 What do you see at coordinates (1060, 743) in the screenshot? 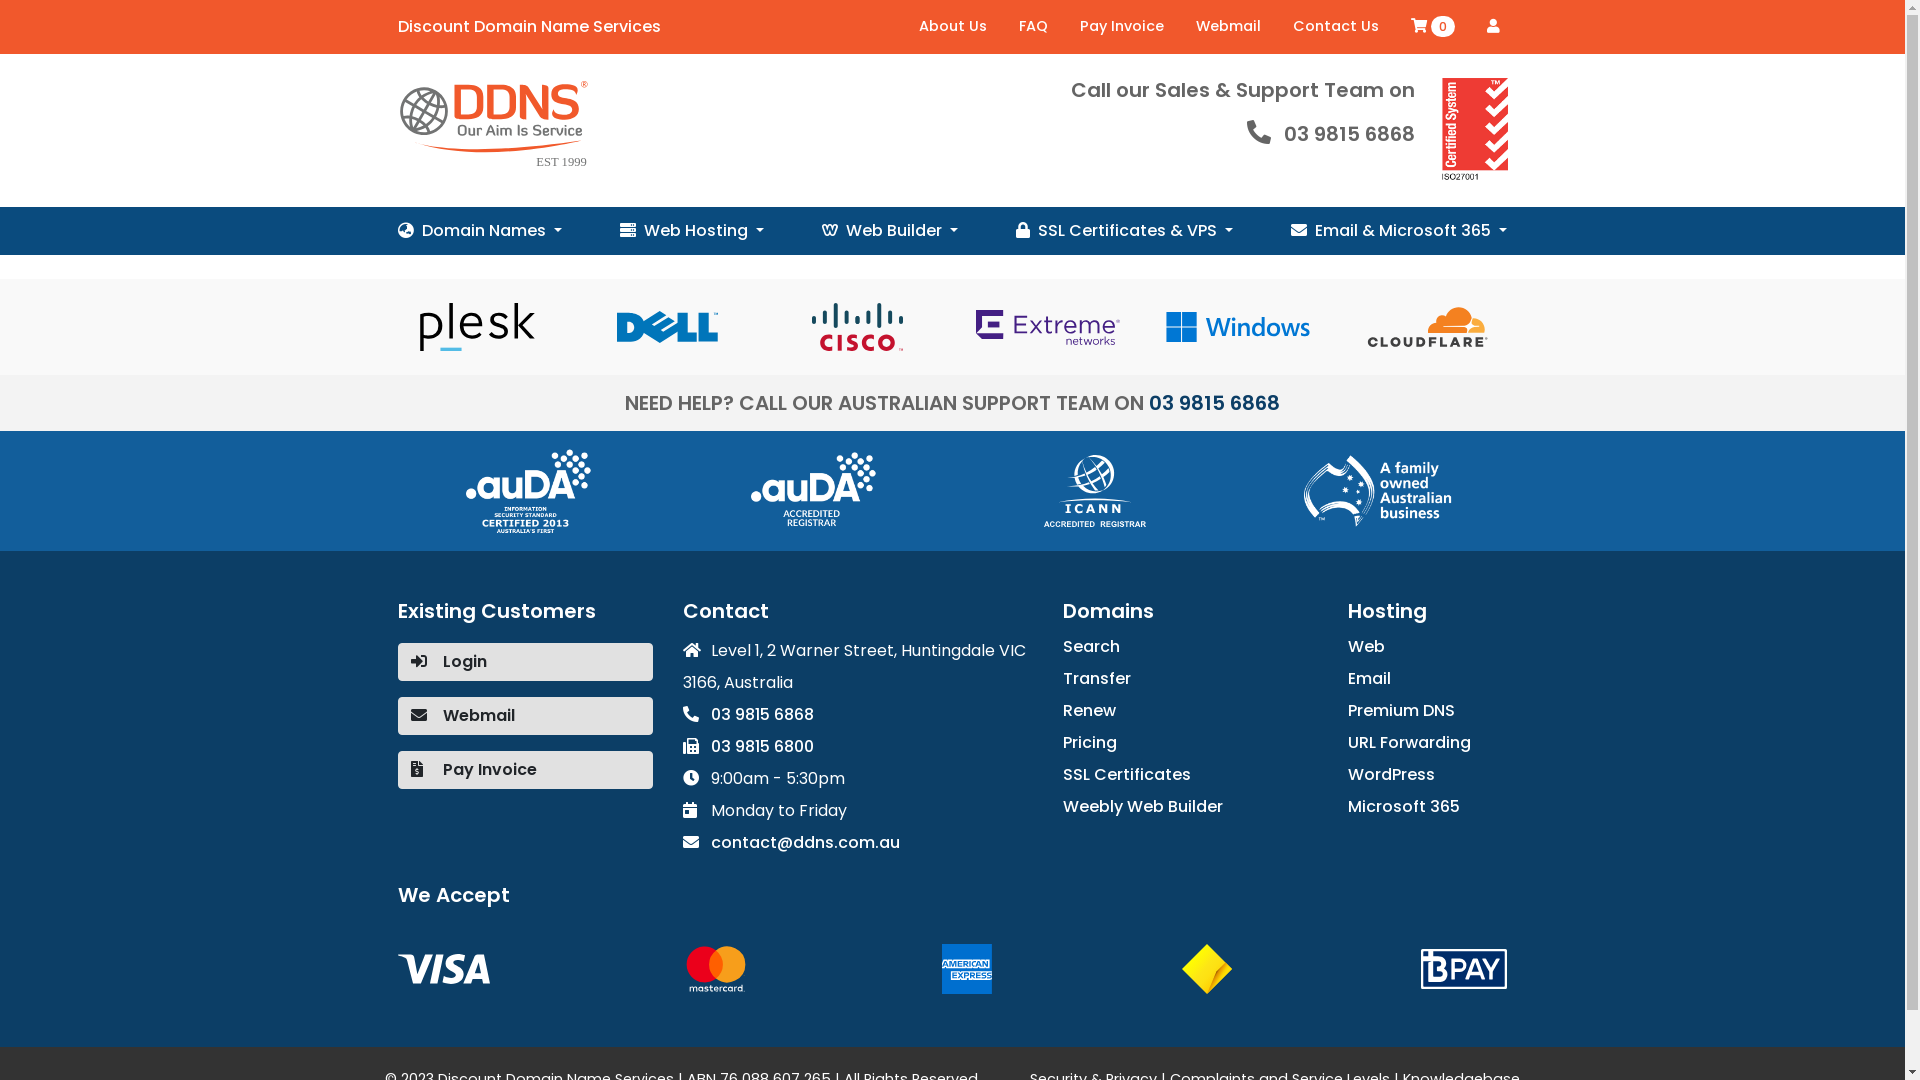
I see `'Pricing'` at bounding box center [1060, 743].